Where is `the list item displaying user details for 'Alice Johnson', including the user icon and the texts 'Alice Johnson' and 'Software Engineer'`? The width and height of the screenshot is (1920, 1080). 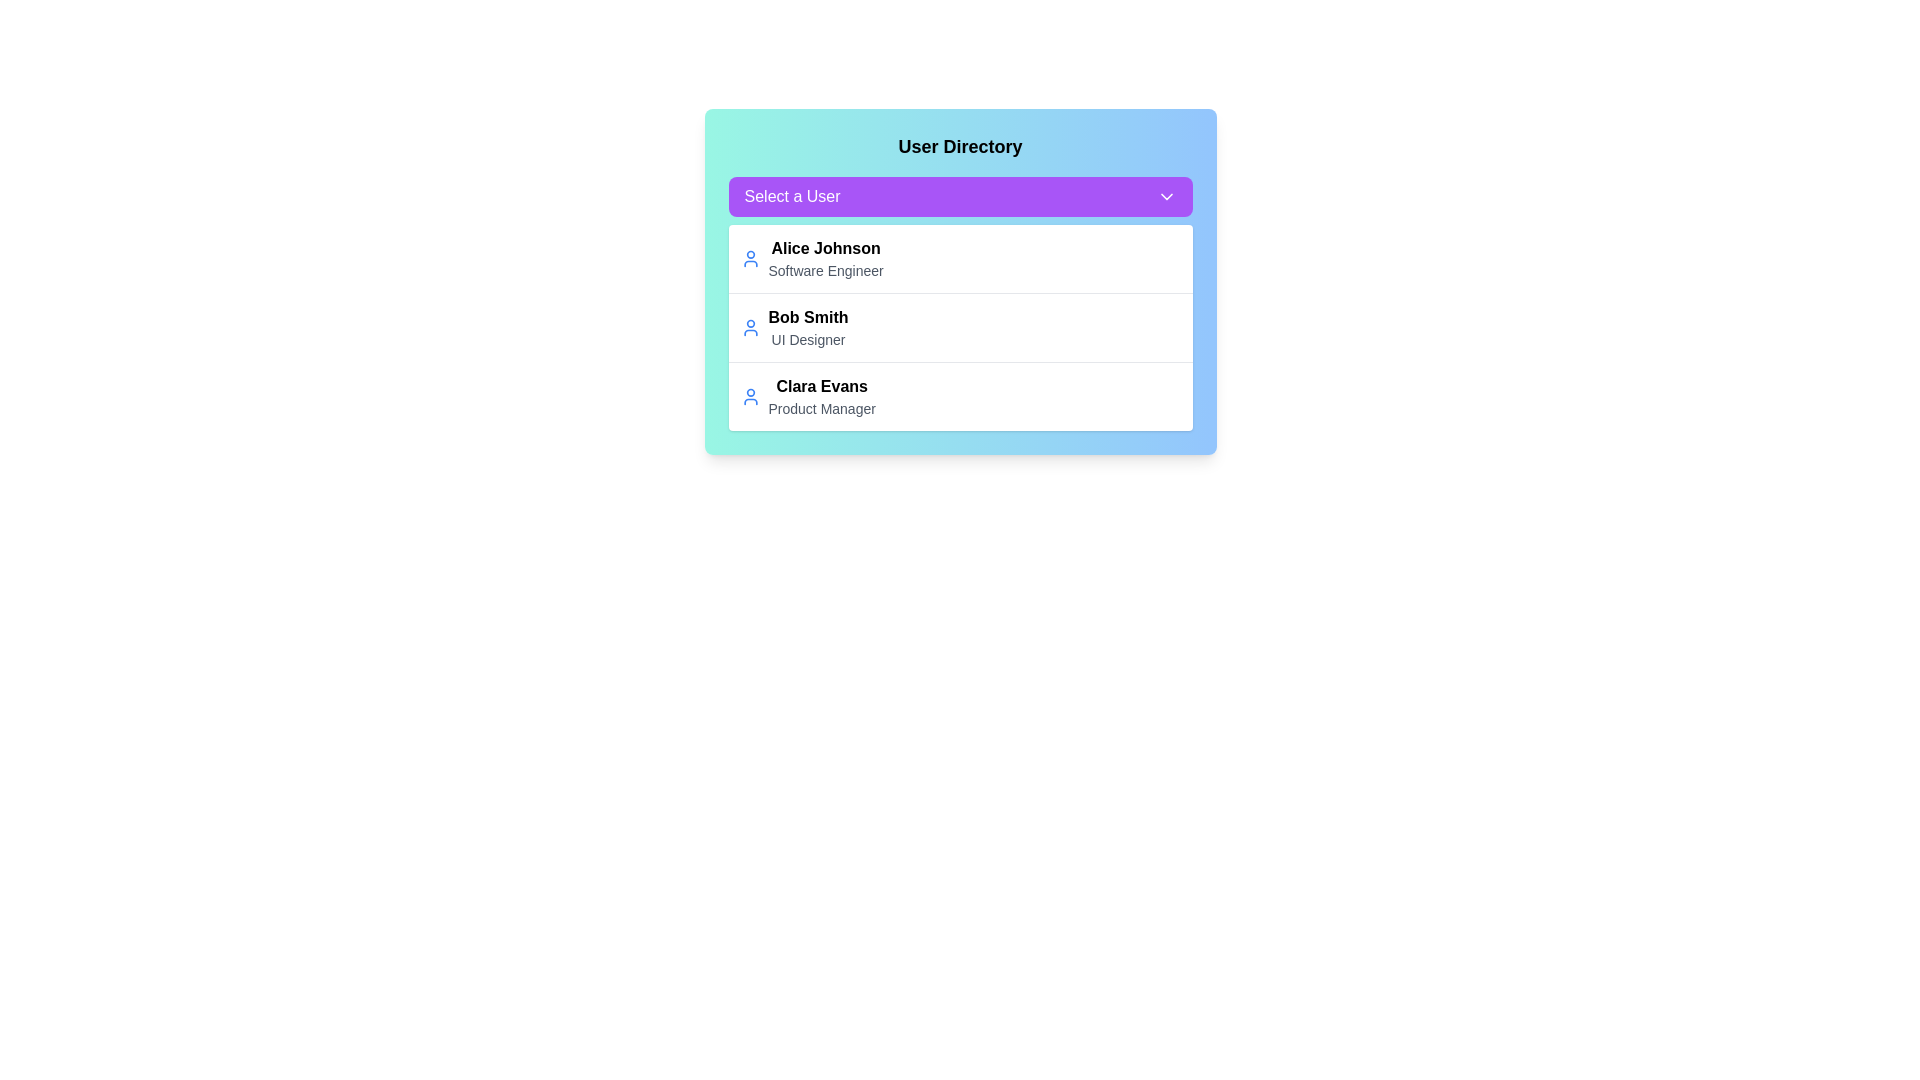 the list item displaying user details for 'Alice Johnson', including the user icon and the texts 'Alice Johnson' and 'Software Engineer' is located at coordinates (812, 257).